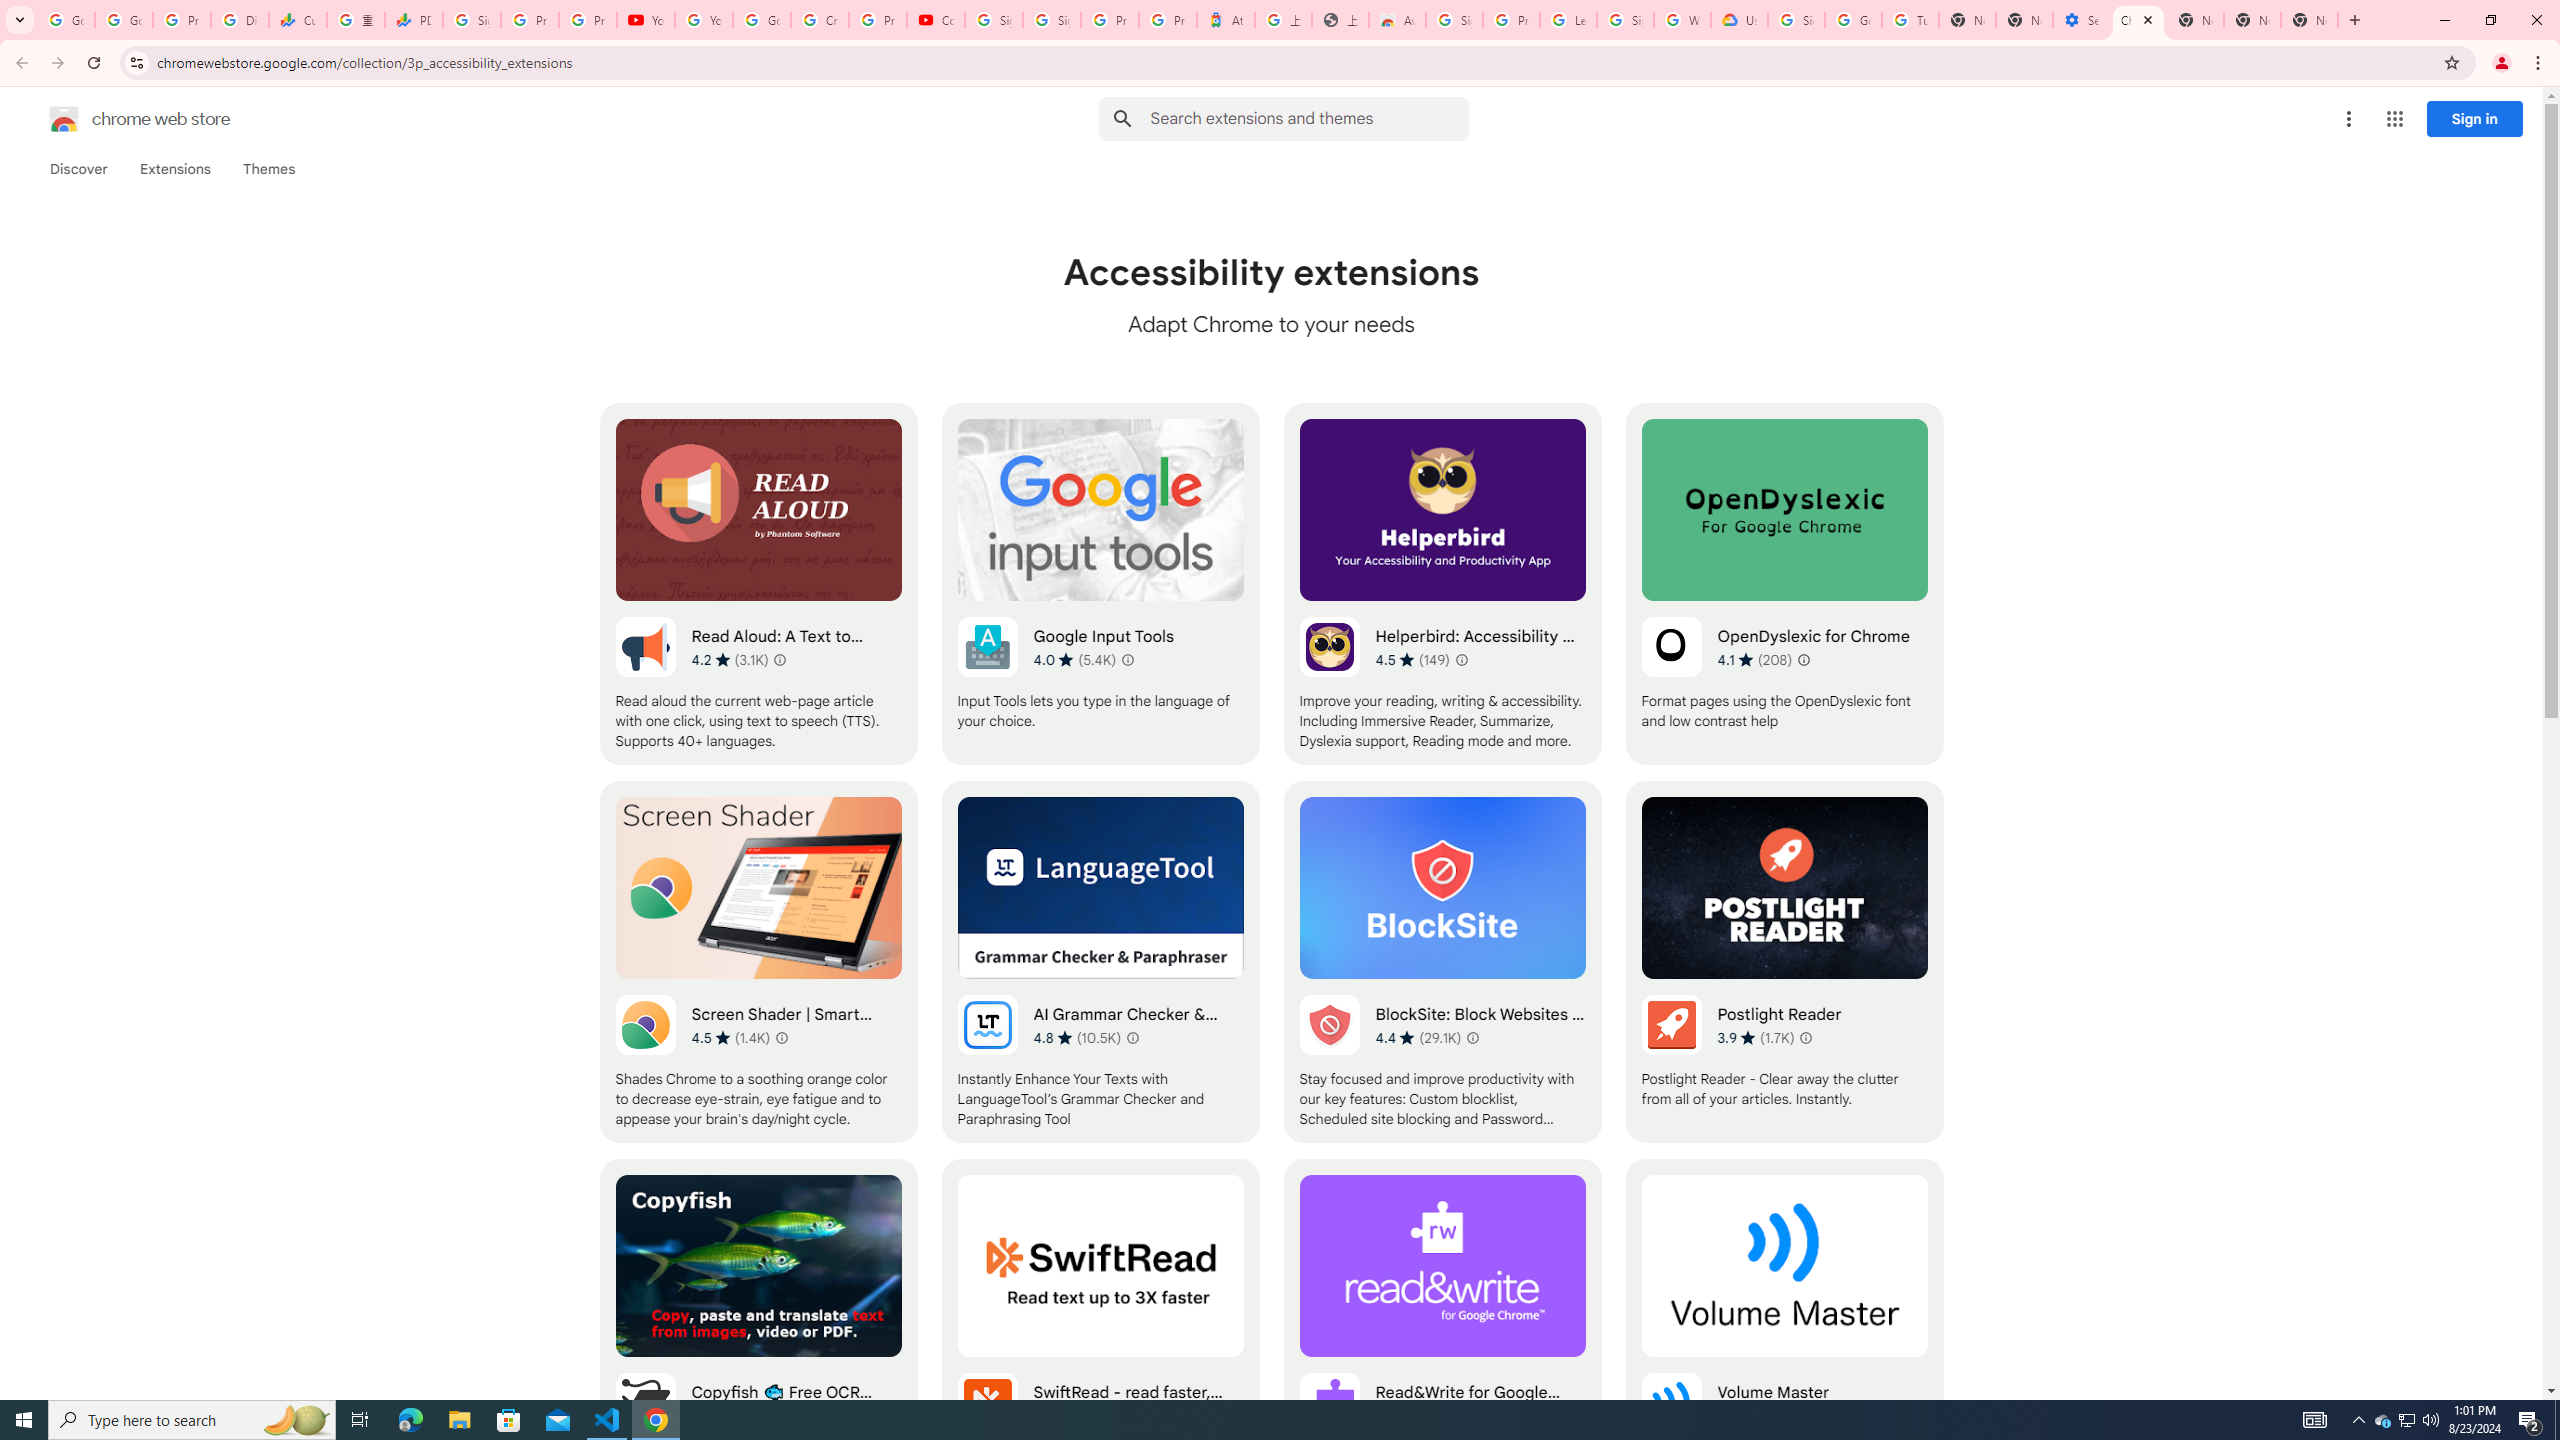 This screenshot has width=2560, height=1440. Describe the element at coordinates (1100, 582) in the screenshot. I see `'Google Input Tools'` at that location.